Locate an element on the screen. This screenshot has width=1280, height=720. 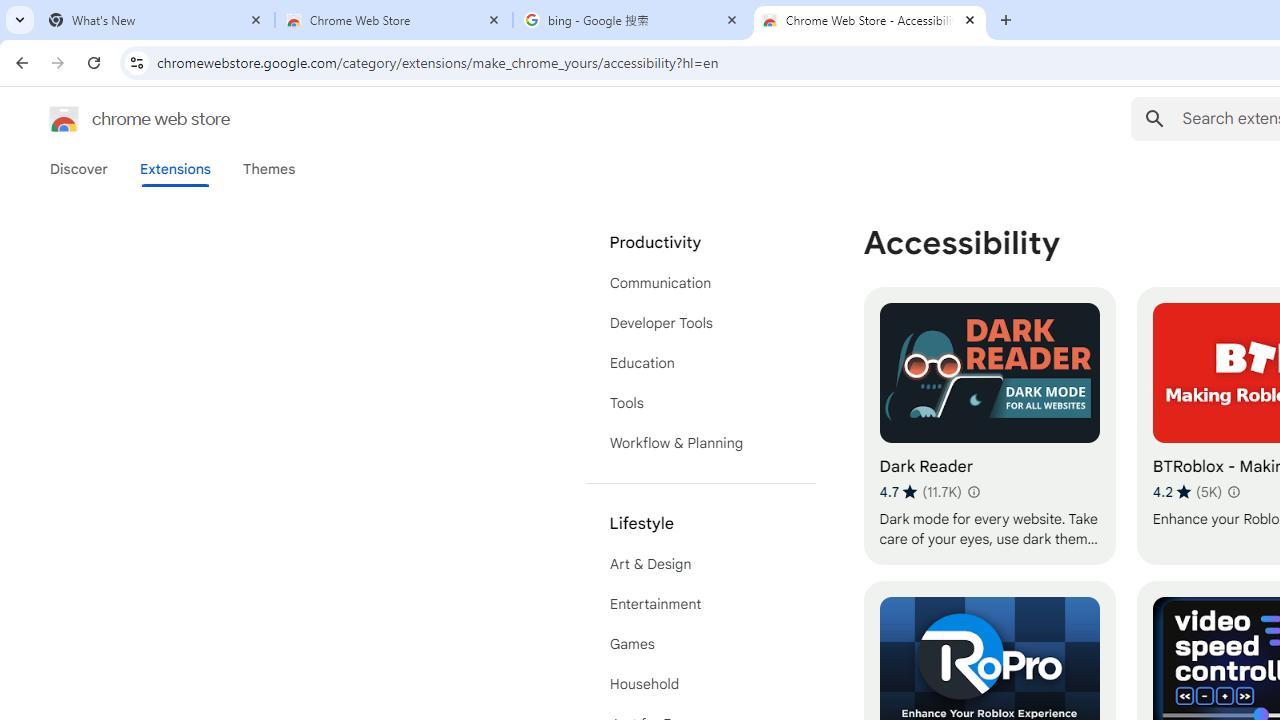
'Education' is located at coordinates (700, 362).